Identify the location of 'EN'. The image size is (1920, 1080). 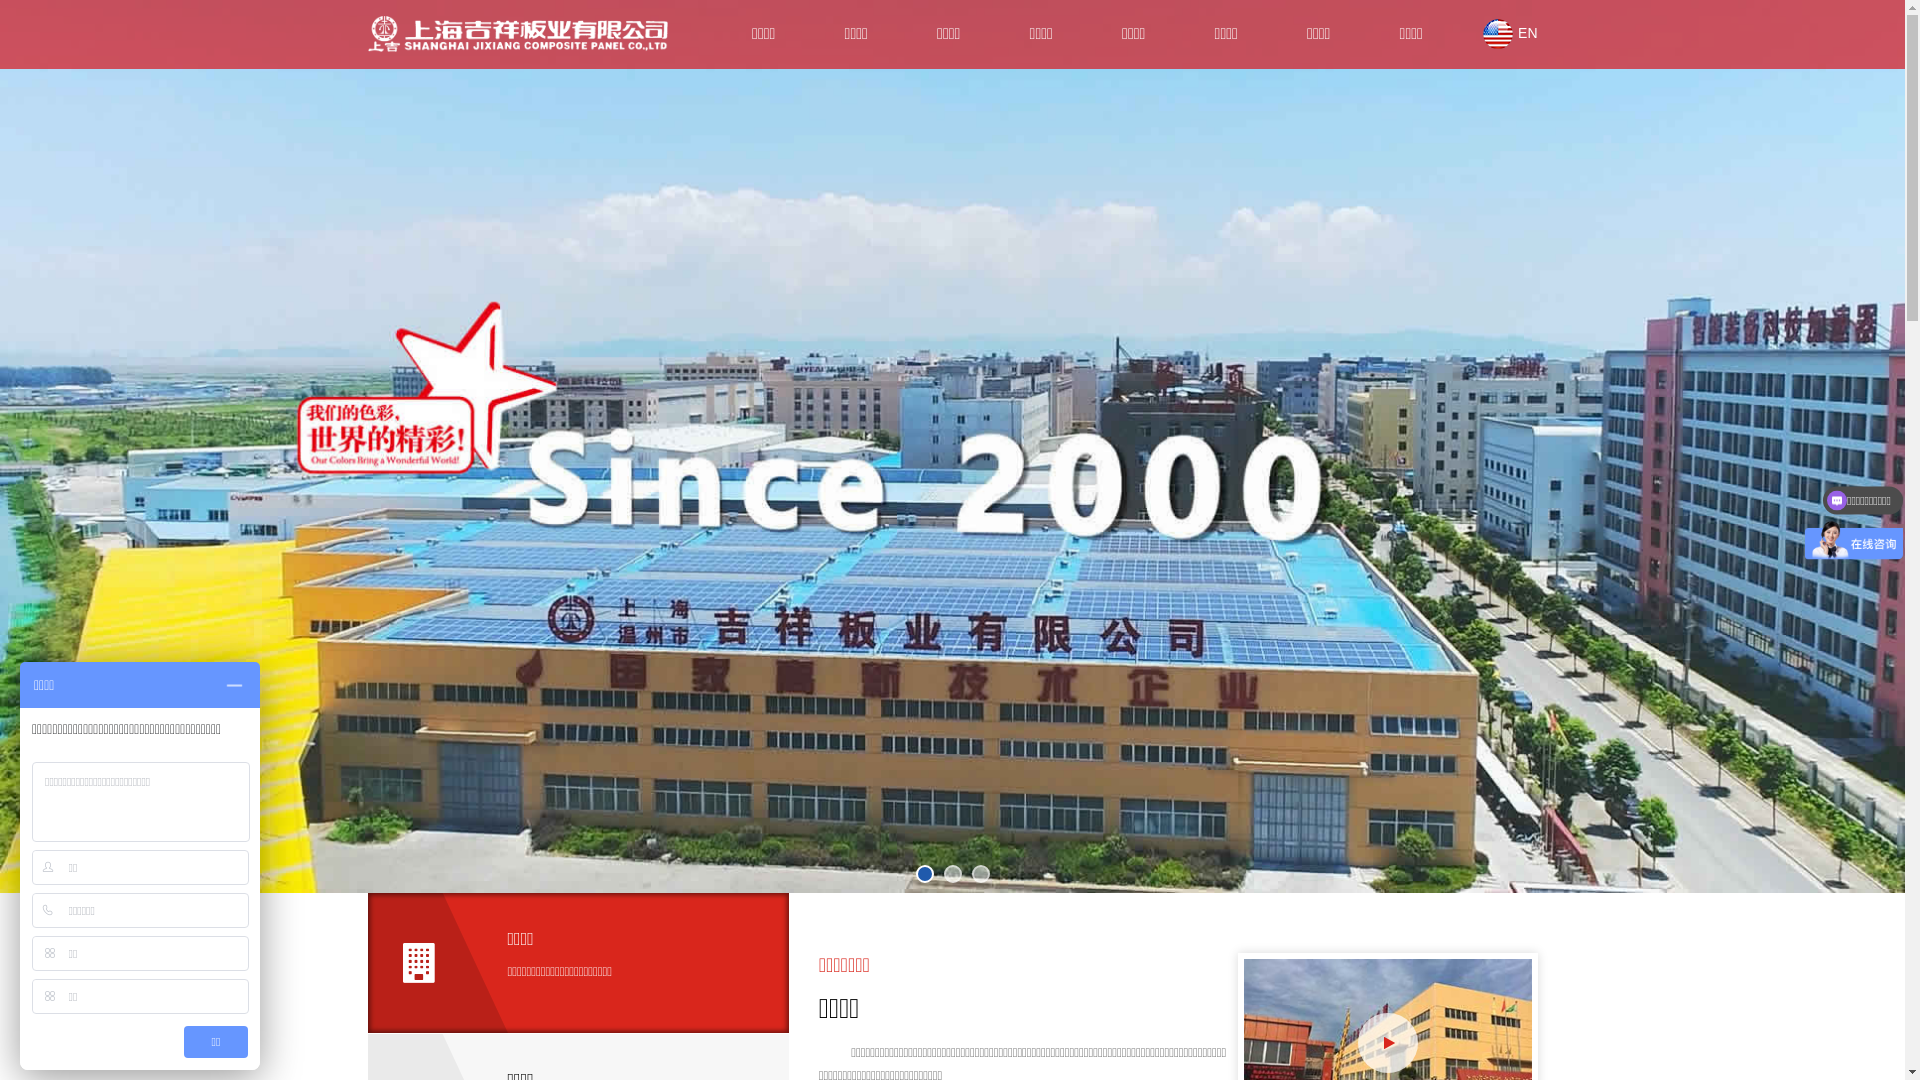
(1510, 33).